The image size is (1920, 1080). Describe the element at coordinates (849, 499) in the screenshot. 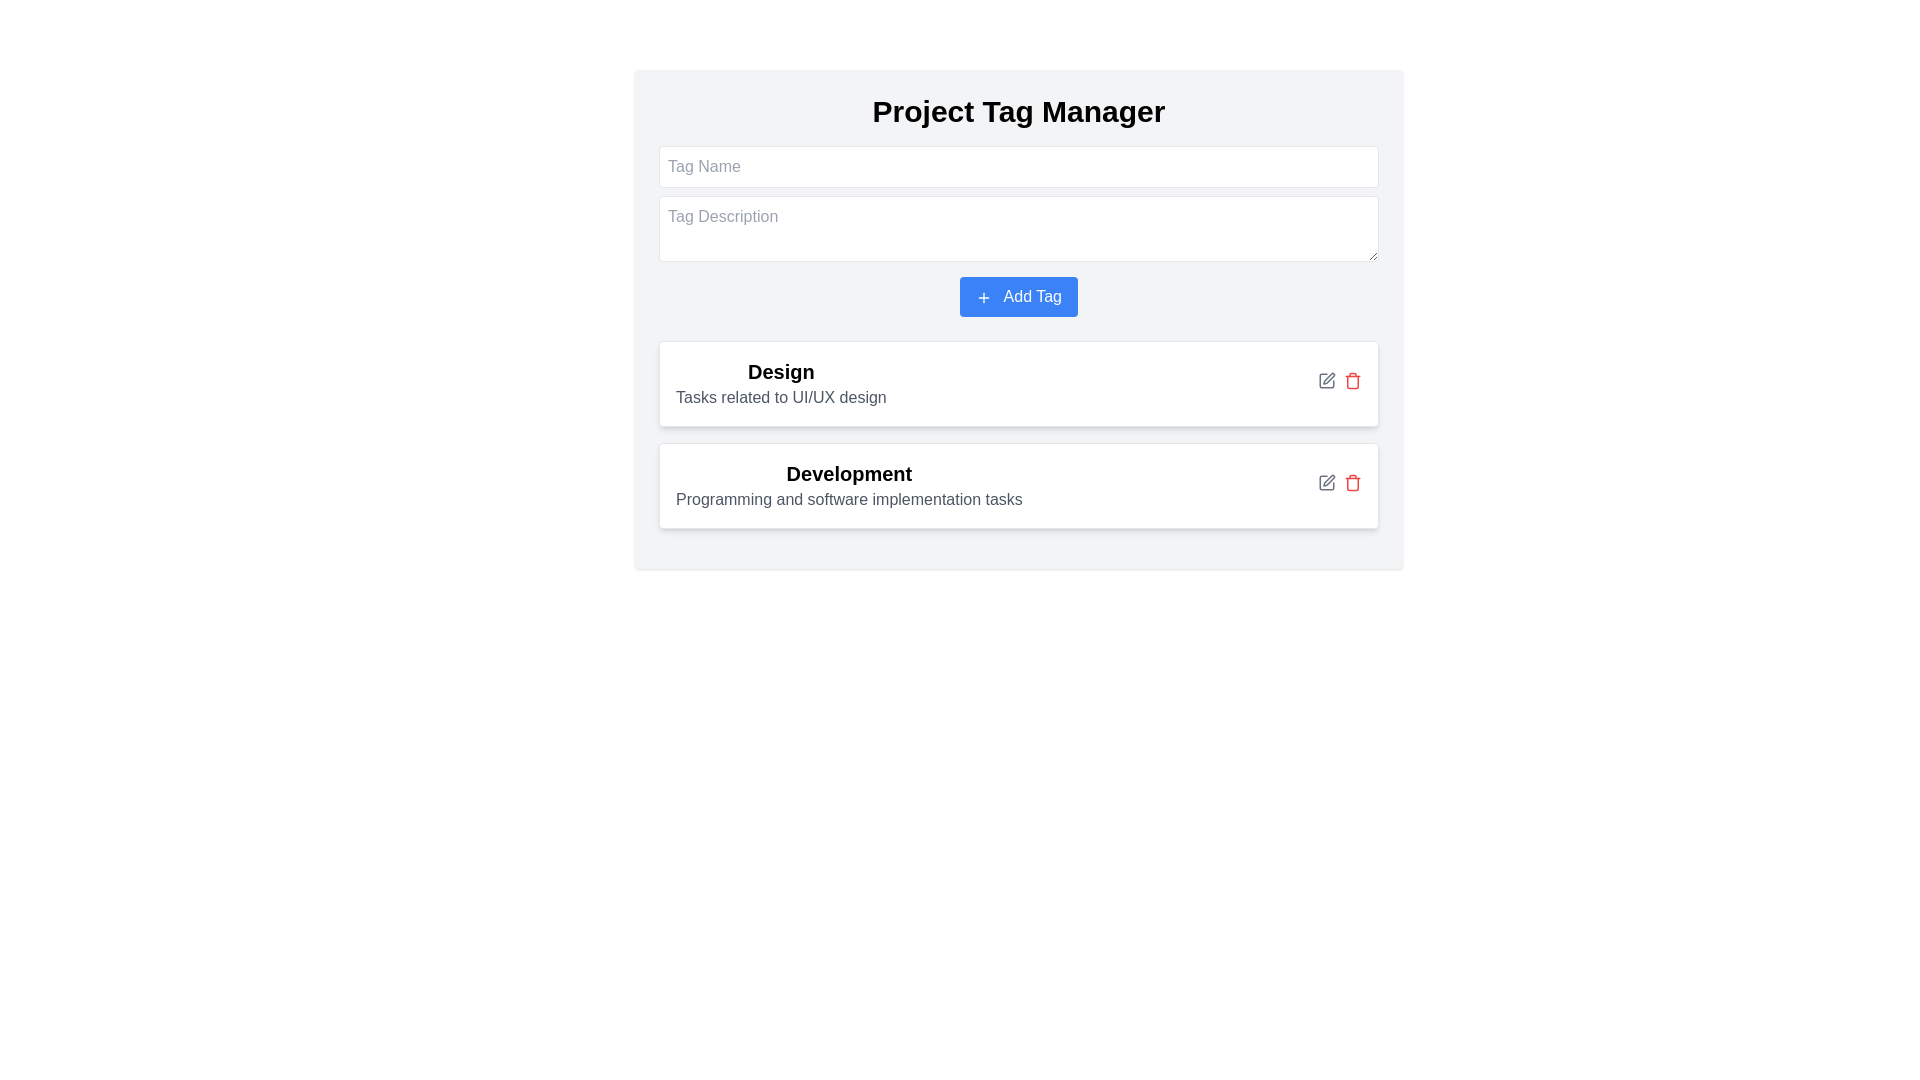

I see `the static text element that provides a description related to the development section, located under the 'Development' segment` at that location.